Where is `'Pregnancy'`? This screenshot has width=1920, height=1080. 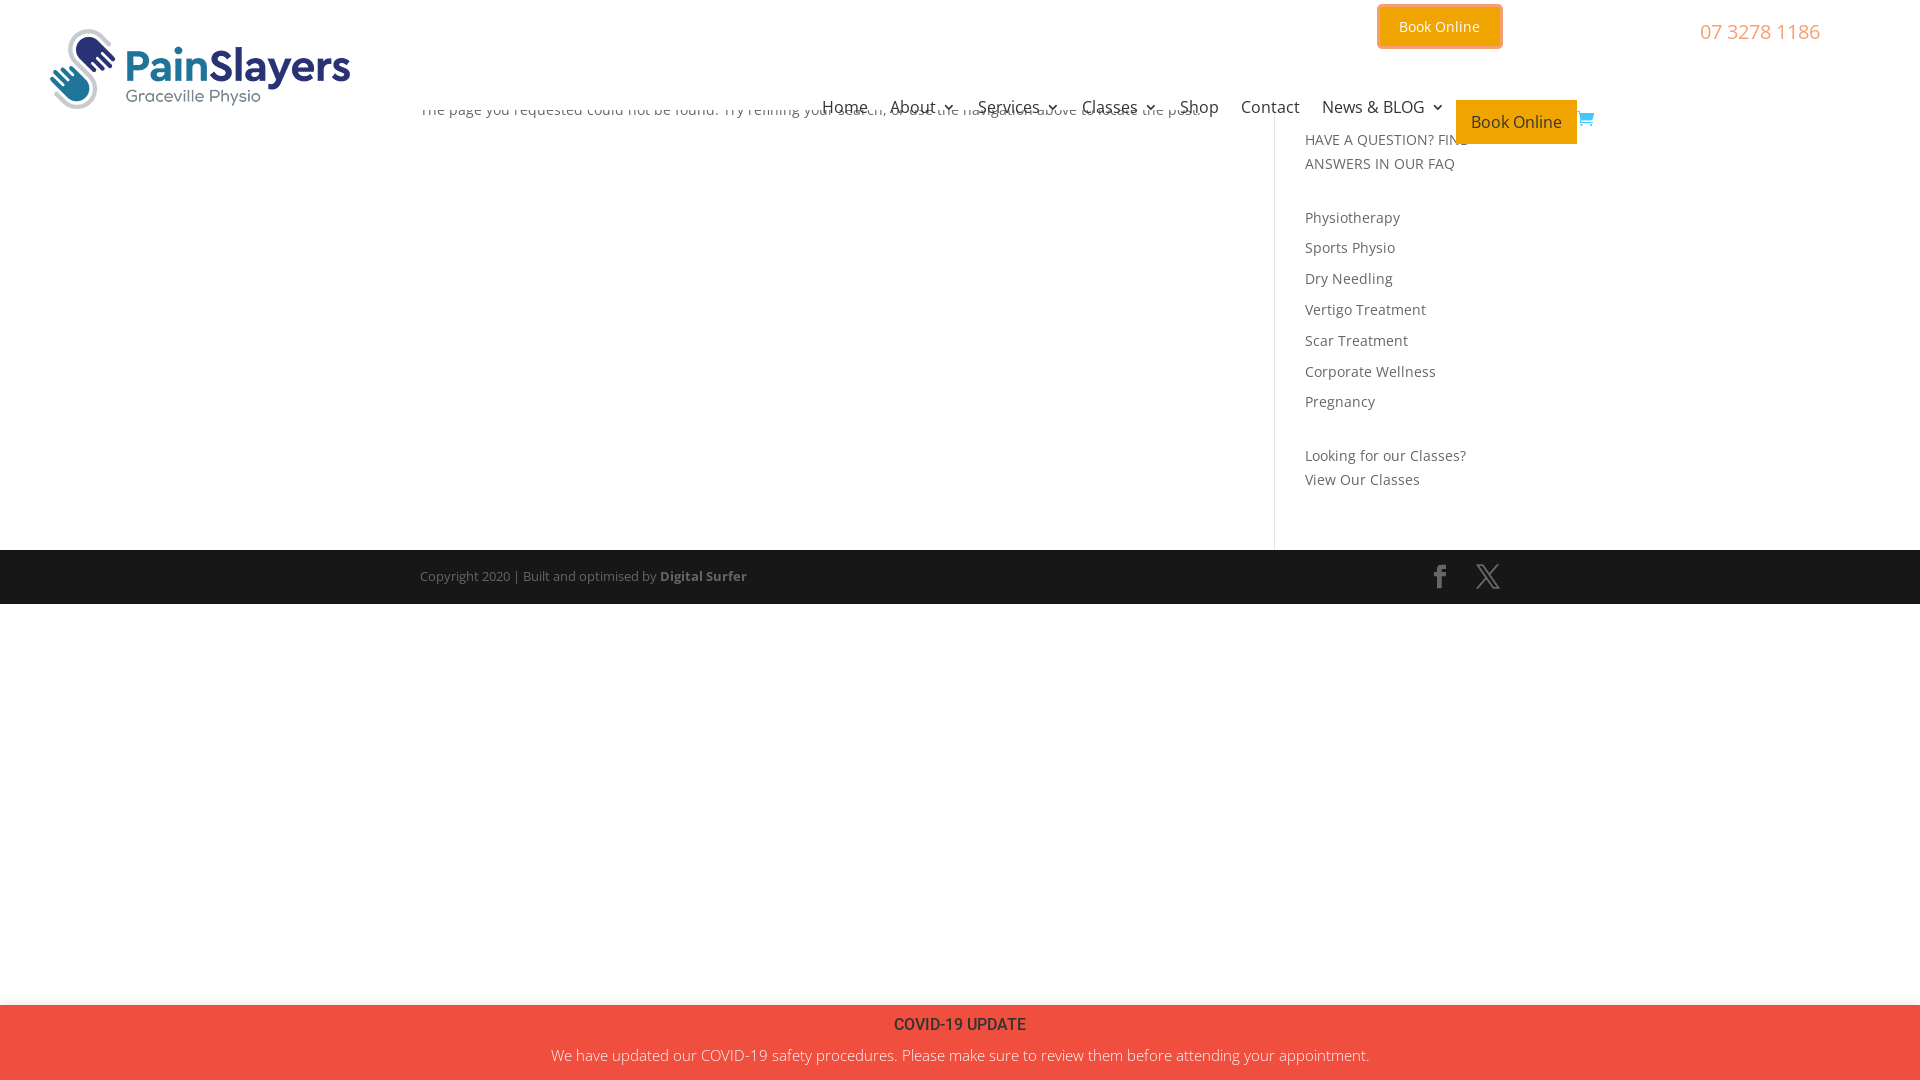
'Pregnancy' is located at coordinates (1339, 401).